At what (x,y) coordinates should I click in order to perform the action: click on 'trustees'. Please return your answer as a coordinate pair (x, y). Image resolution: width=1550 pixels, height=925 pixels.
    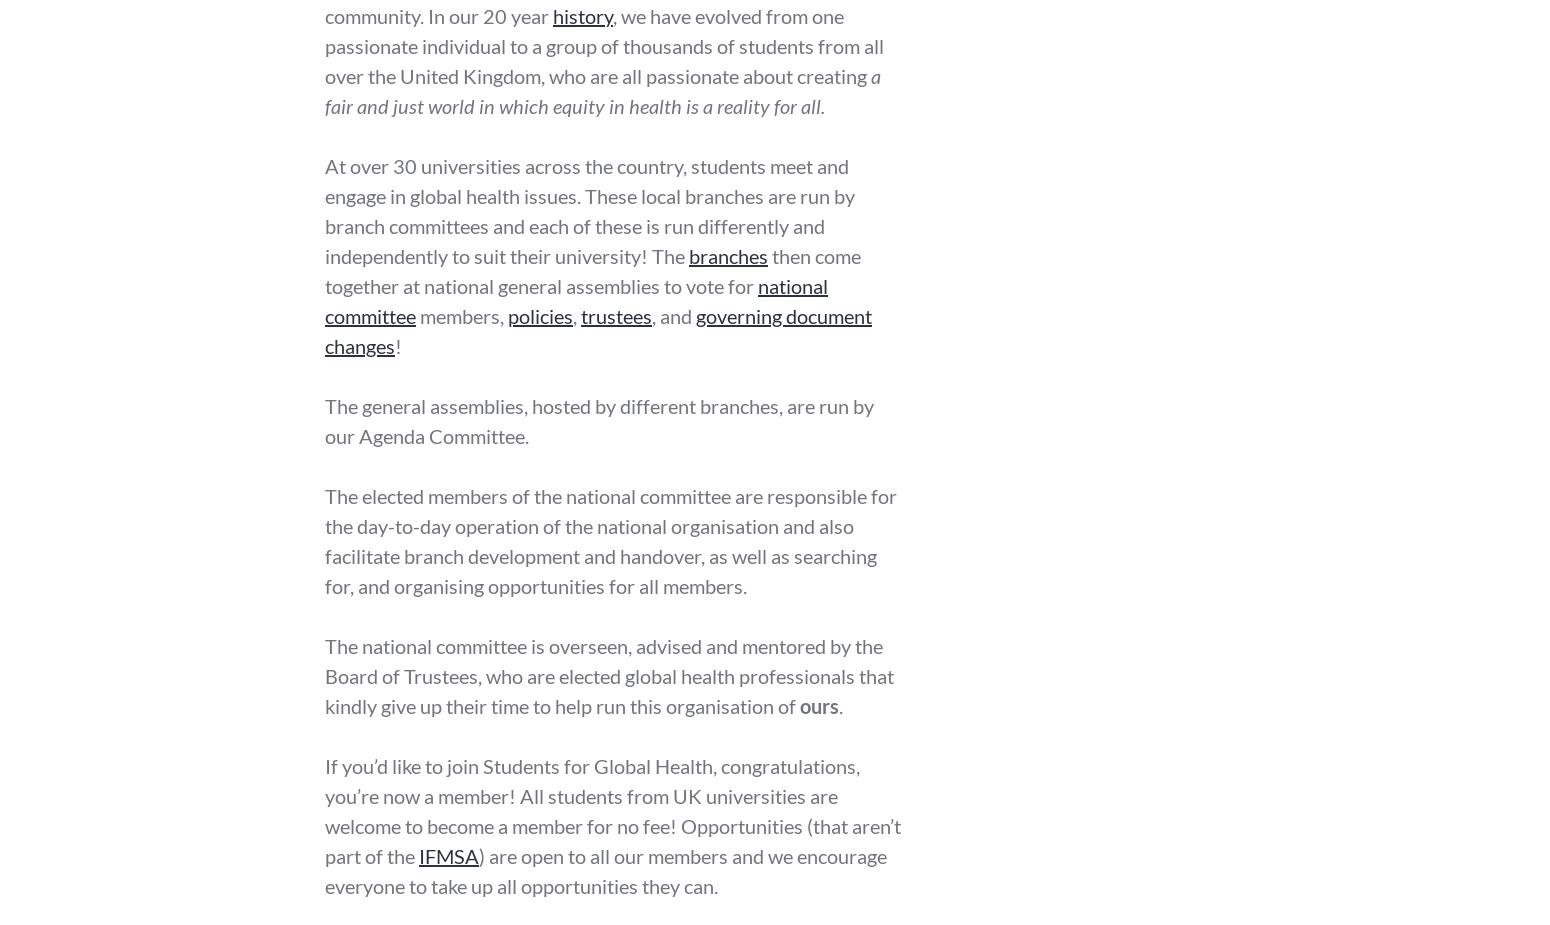
    Looking at the image, I should click on (616, 314).